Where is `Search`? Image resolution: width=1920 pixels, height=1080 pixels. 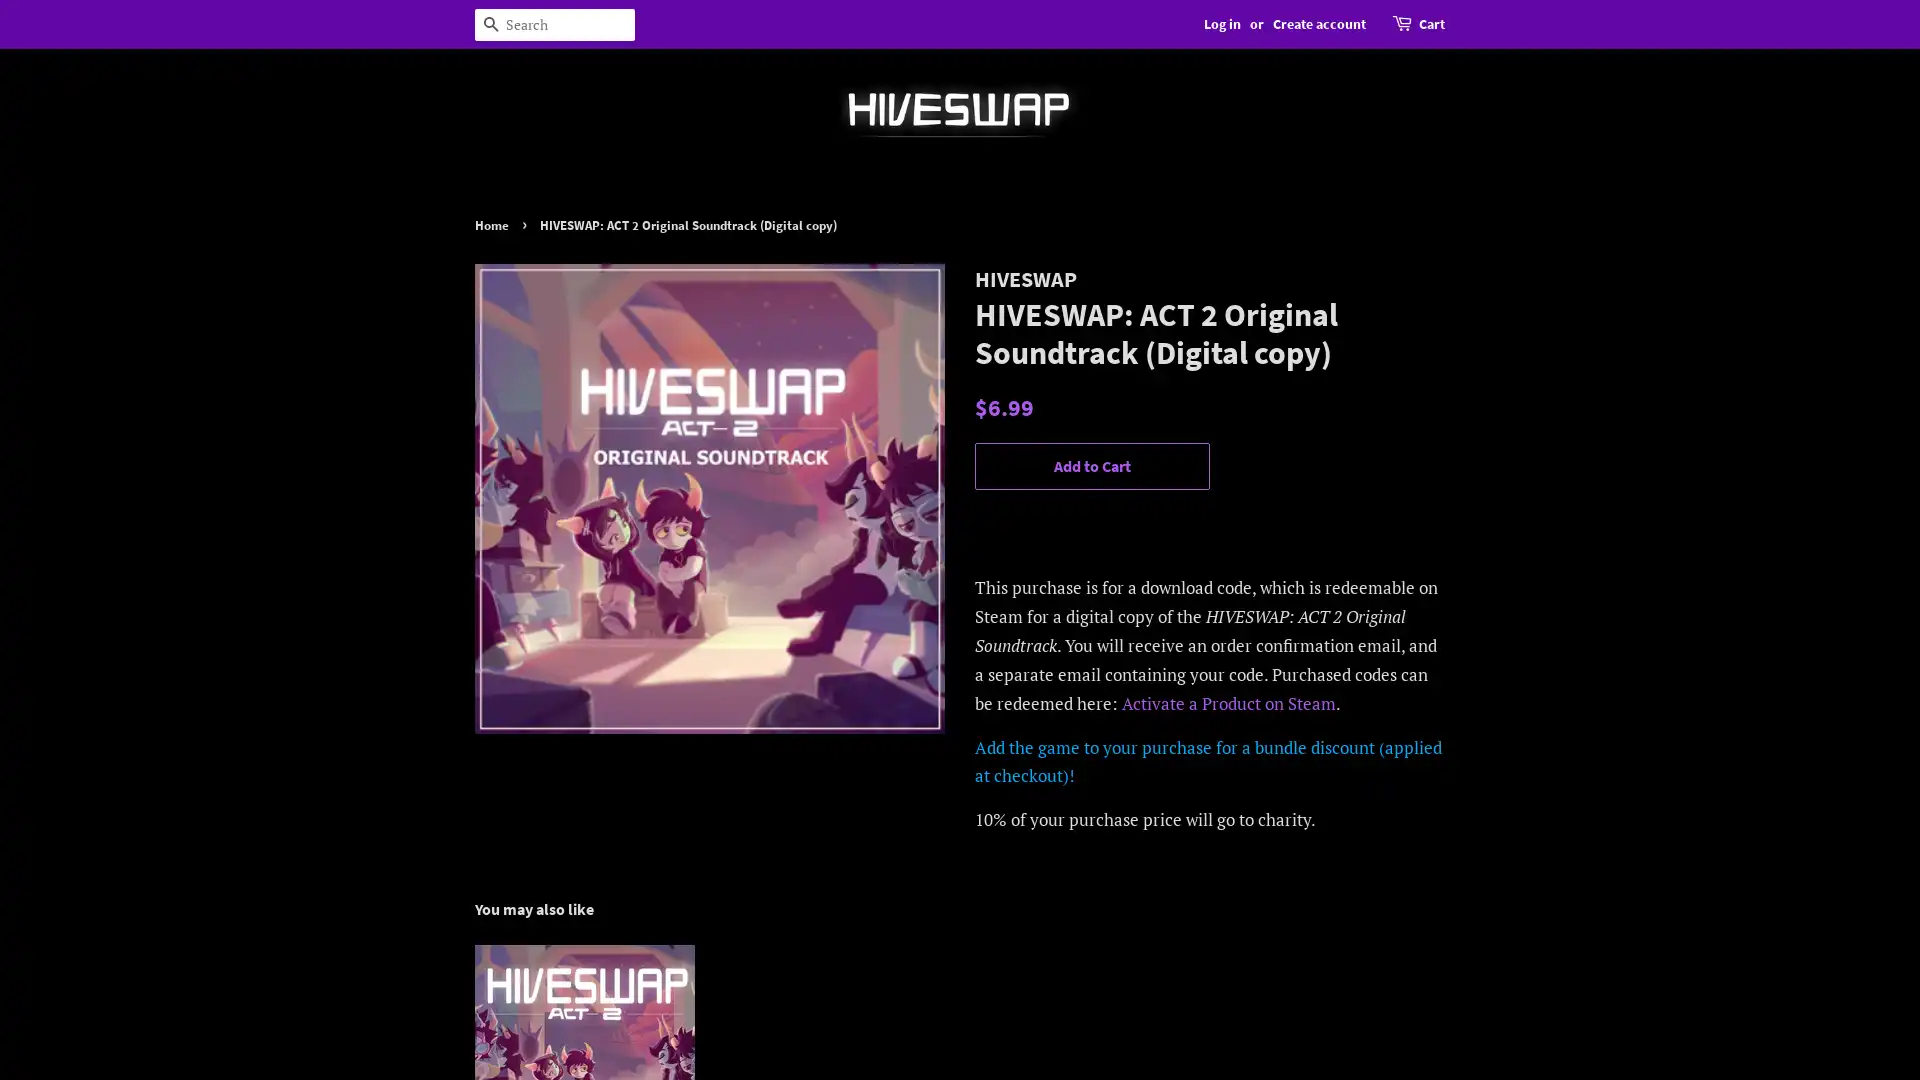
Search is located at coordinates (490, 24).